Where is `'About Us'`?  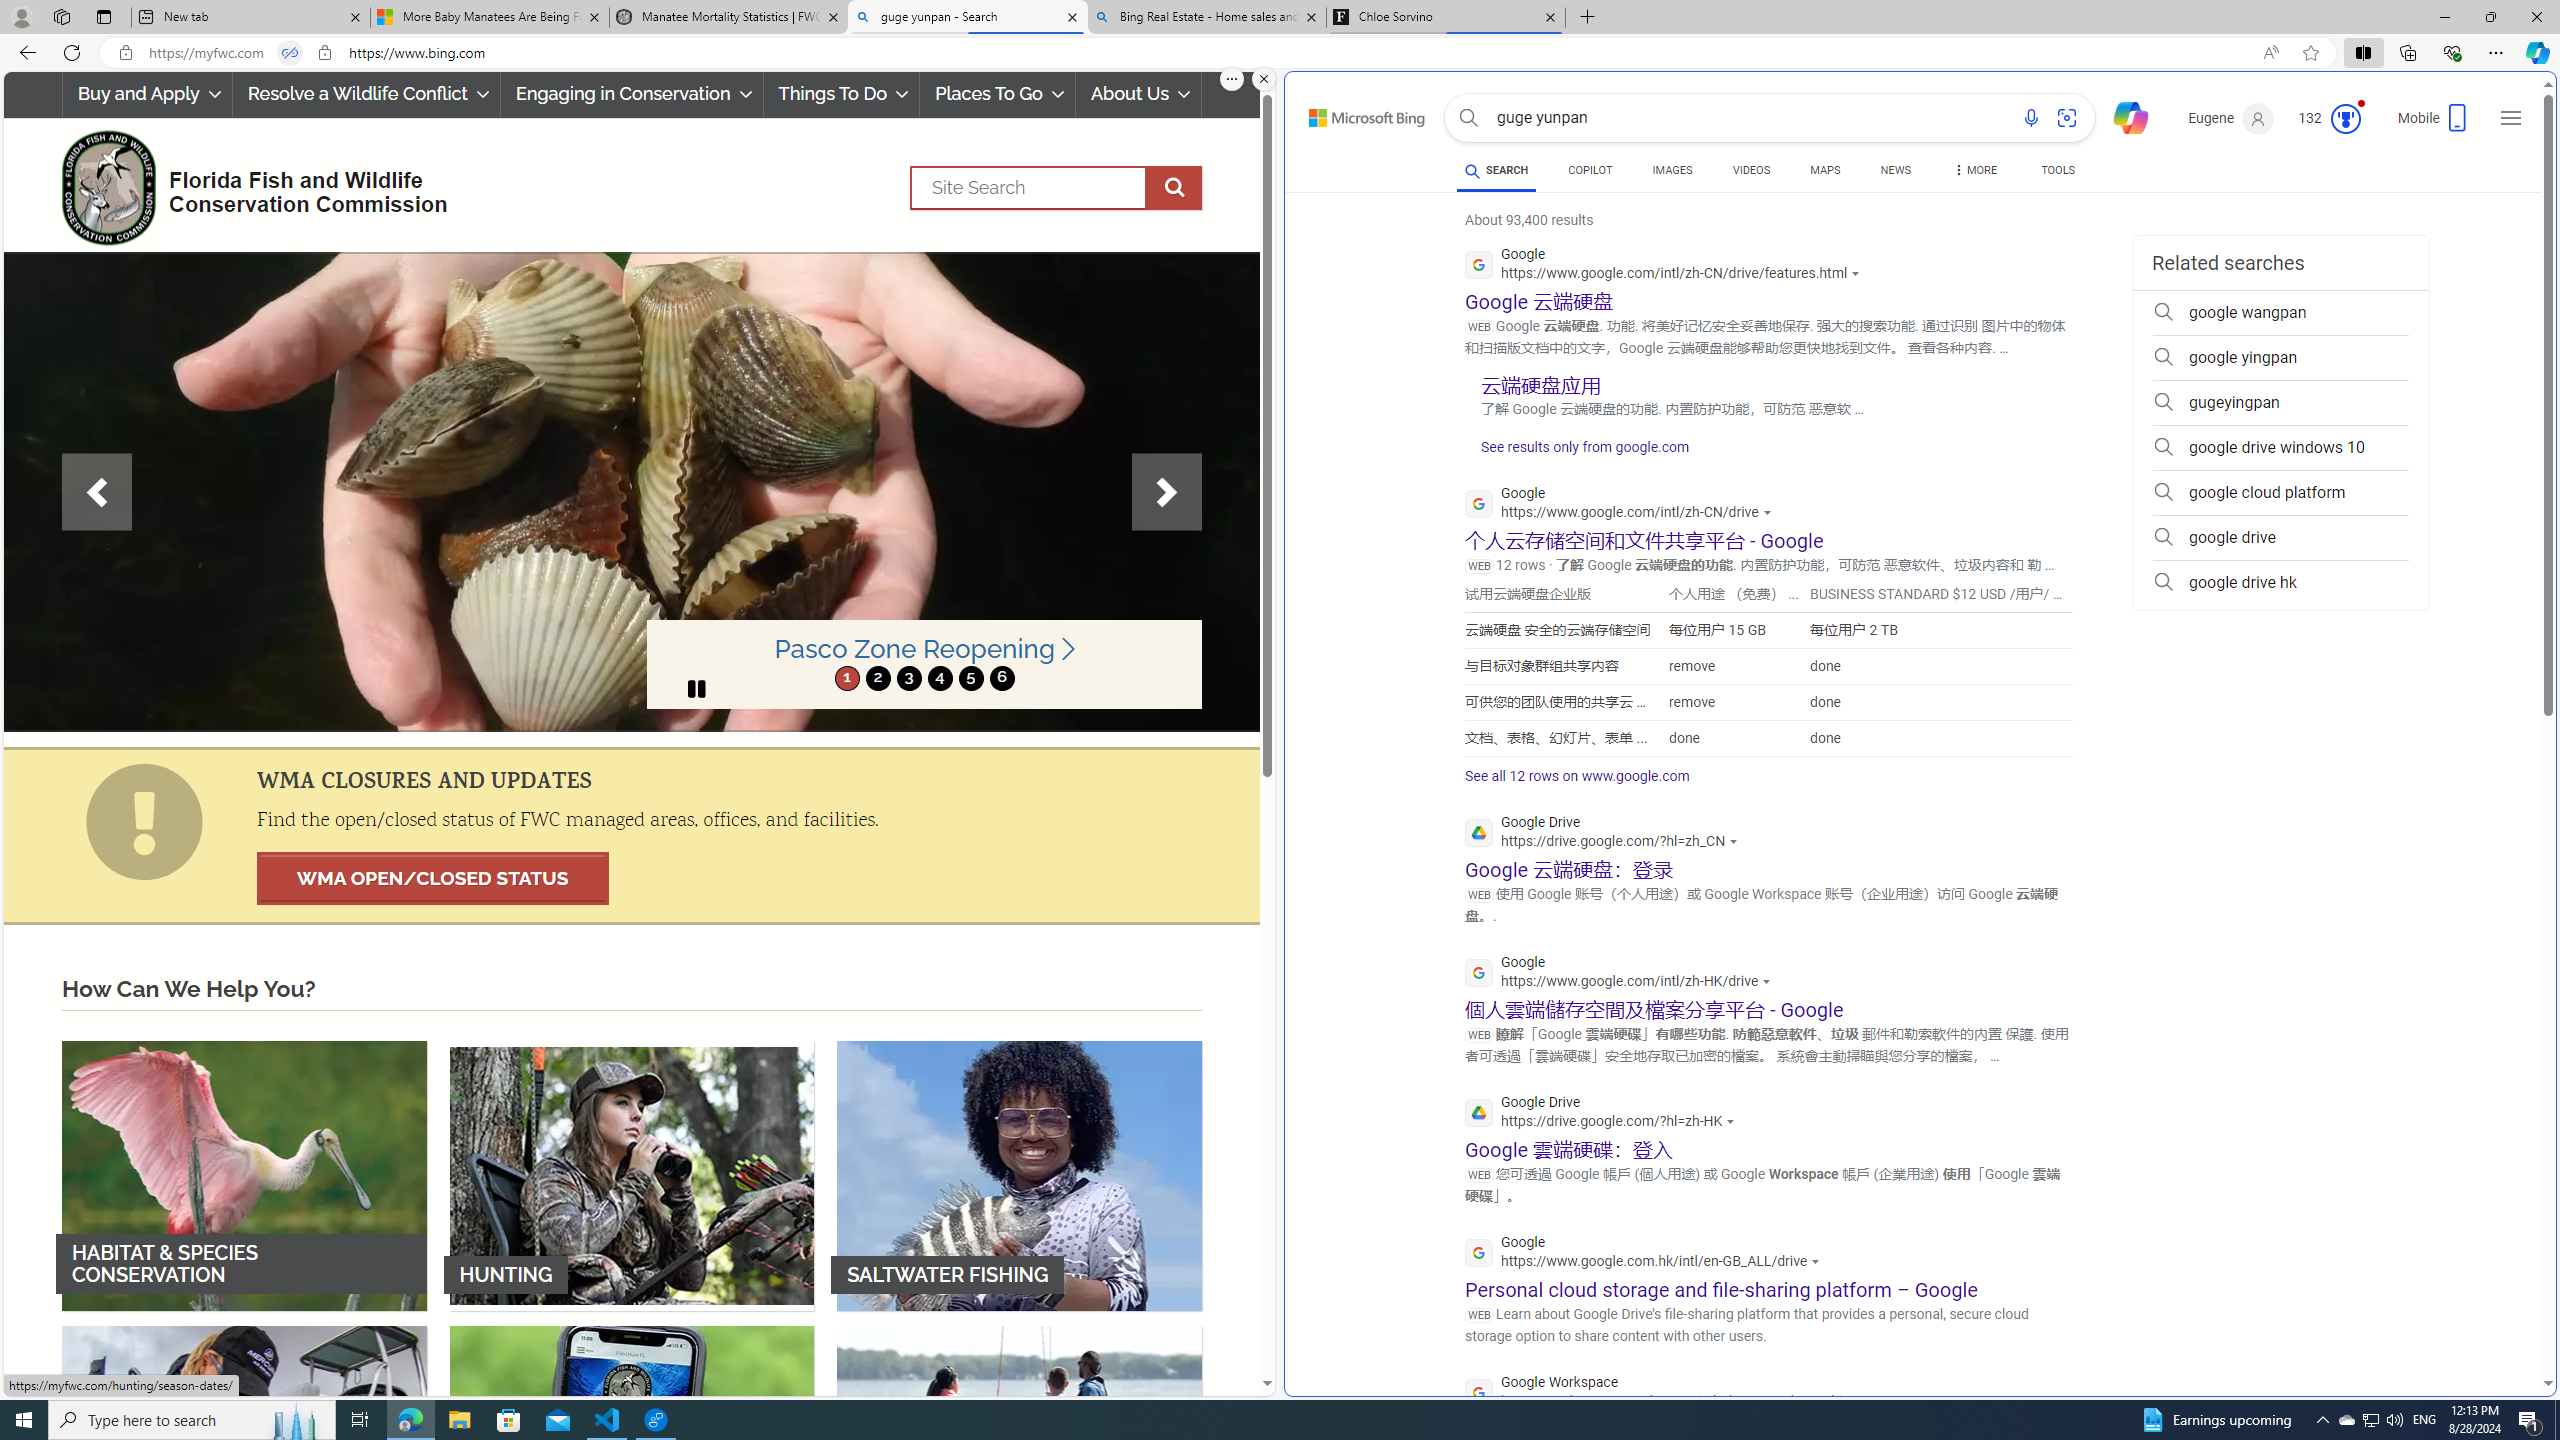 'About Us' is located at coordinates (1138, 93).